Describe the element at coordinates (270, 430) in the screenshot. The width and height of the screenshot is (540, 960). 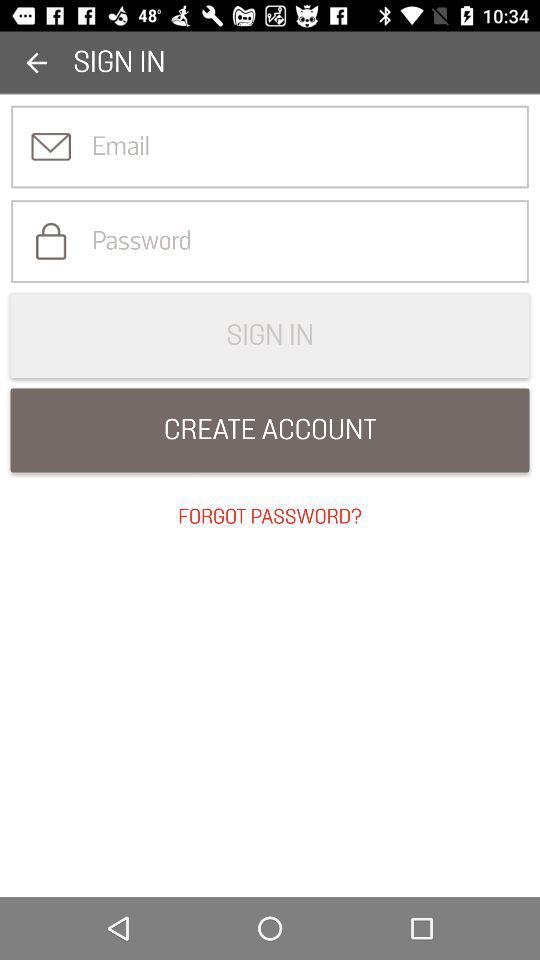
I see `create account item` at that location.